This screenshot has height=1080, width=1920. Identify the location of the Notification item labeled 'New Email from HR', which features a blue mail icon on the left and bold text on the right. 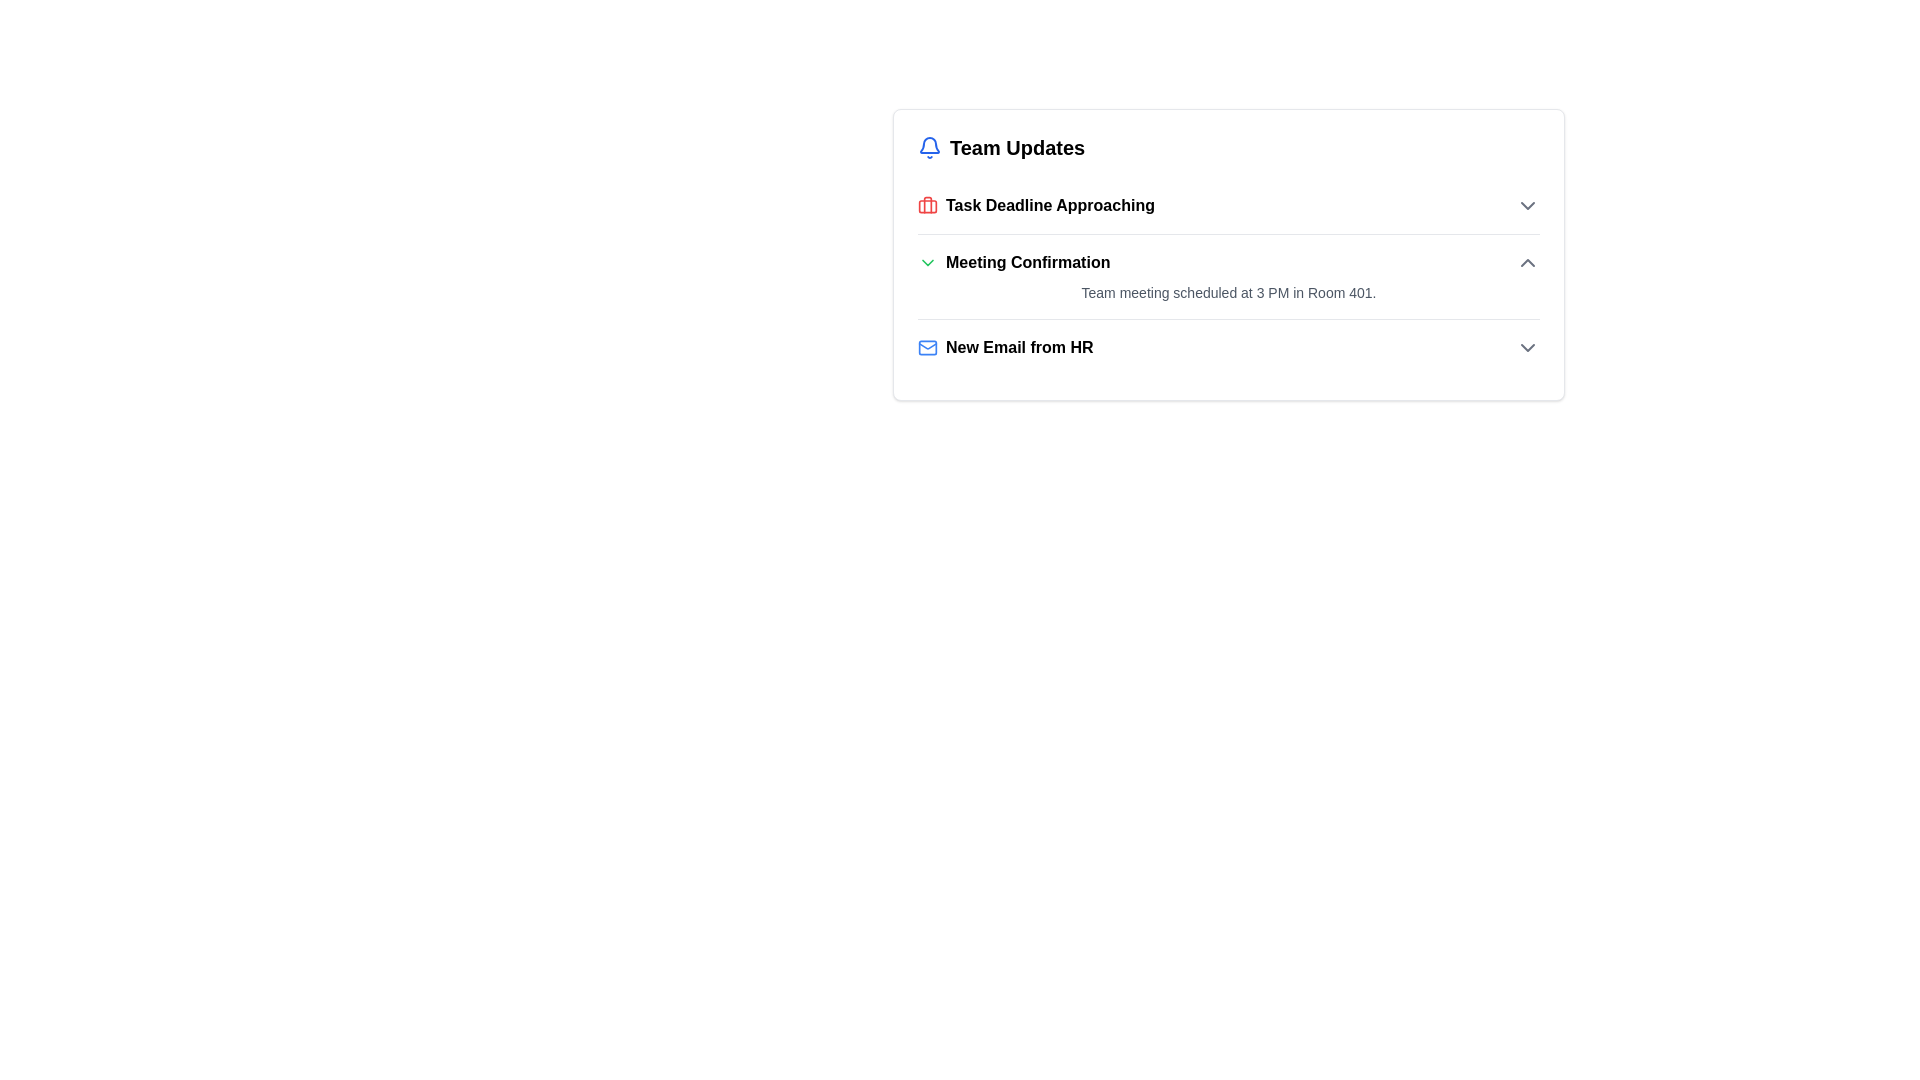
(1005, 346).